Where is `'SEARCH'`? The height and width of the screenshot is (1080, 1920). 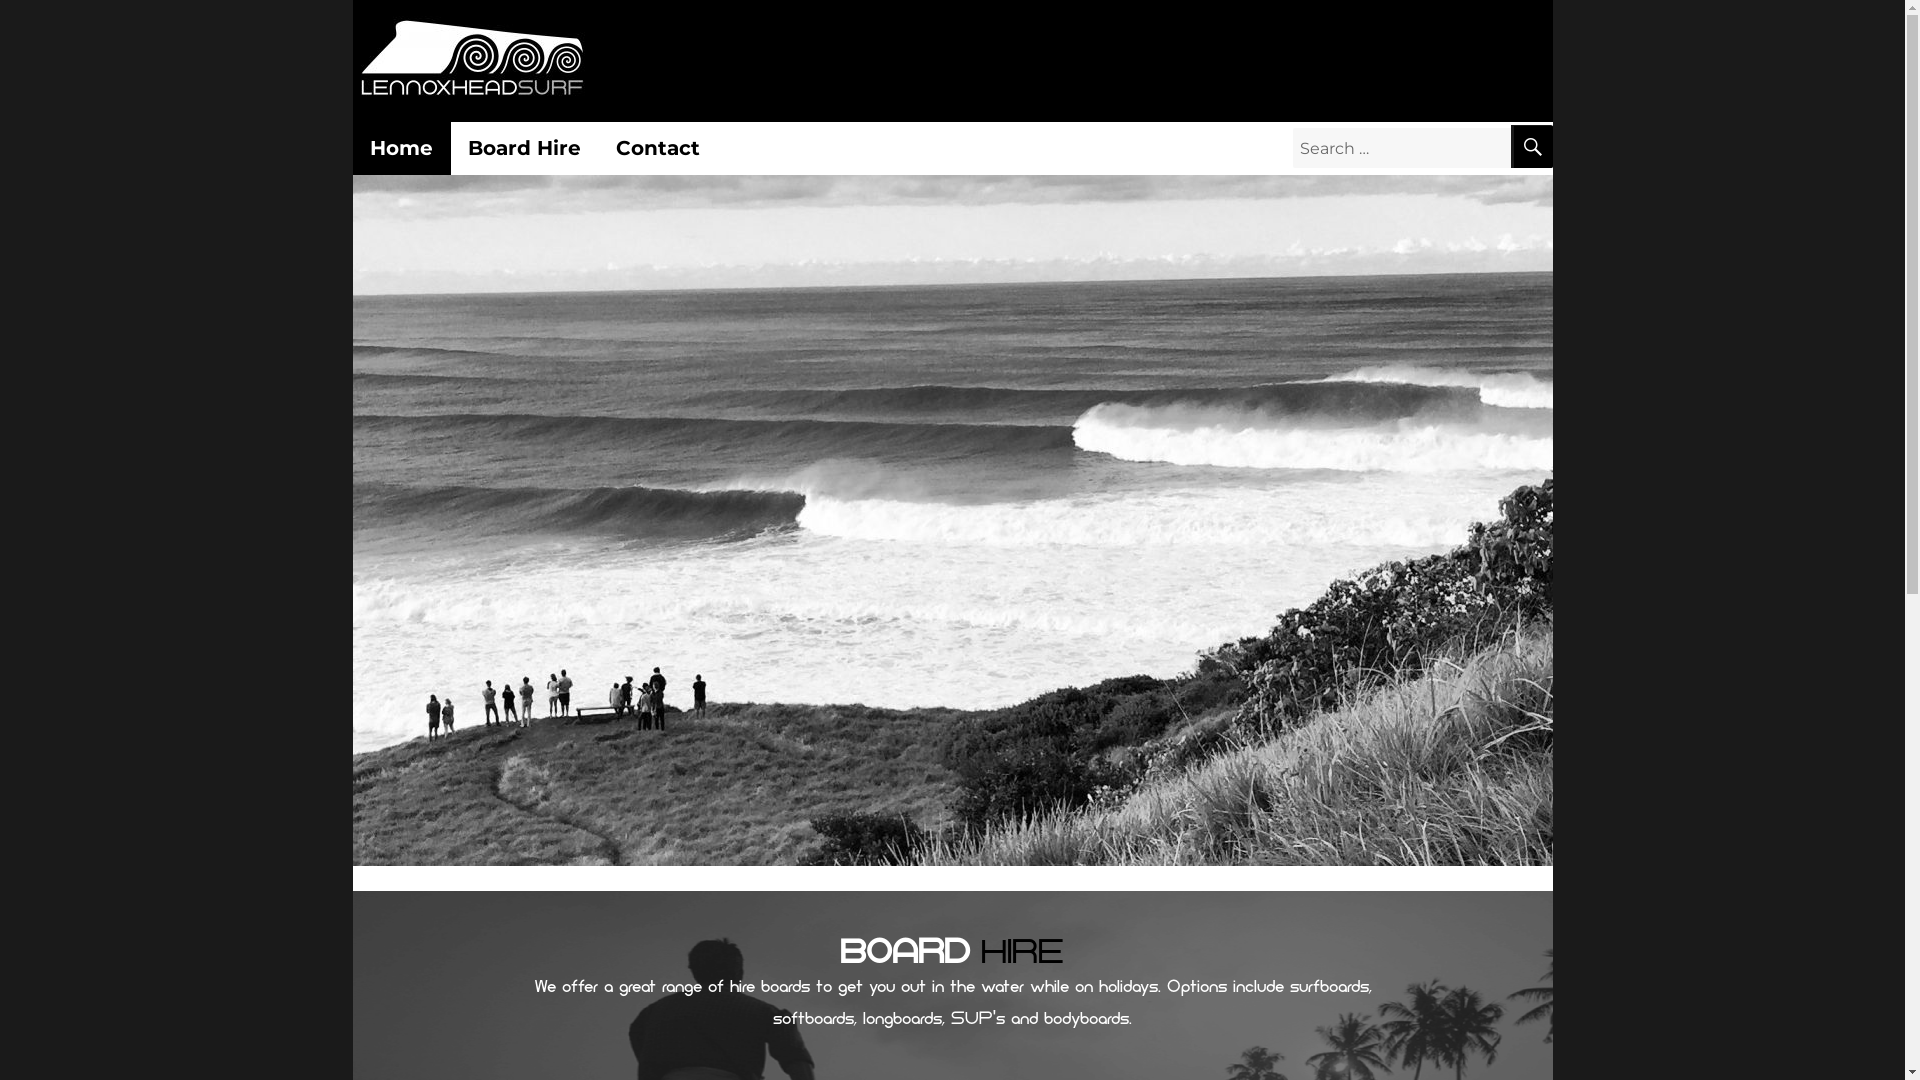 'SEARCH' is located at coordinates (1530, 145).